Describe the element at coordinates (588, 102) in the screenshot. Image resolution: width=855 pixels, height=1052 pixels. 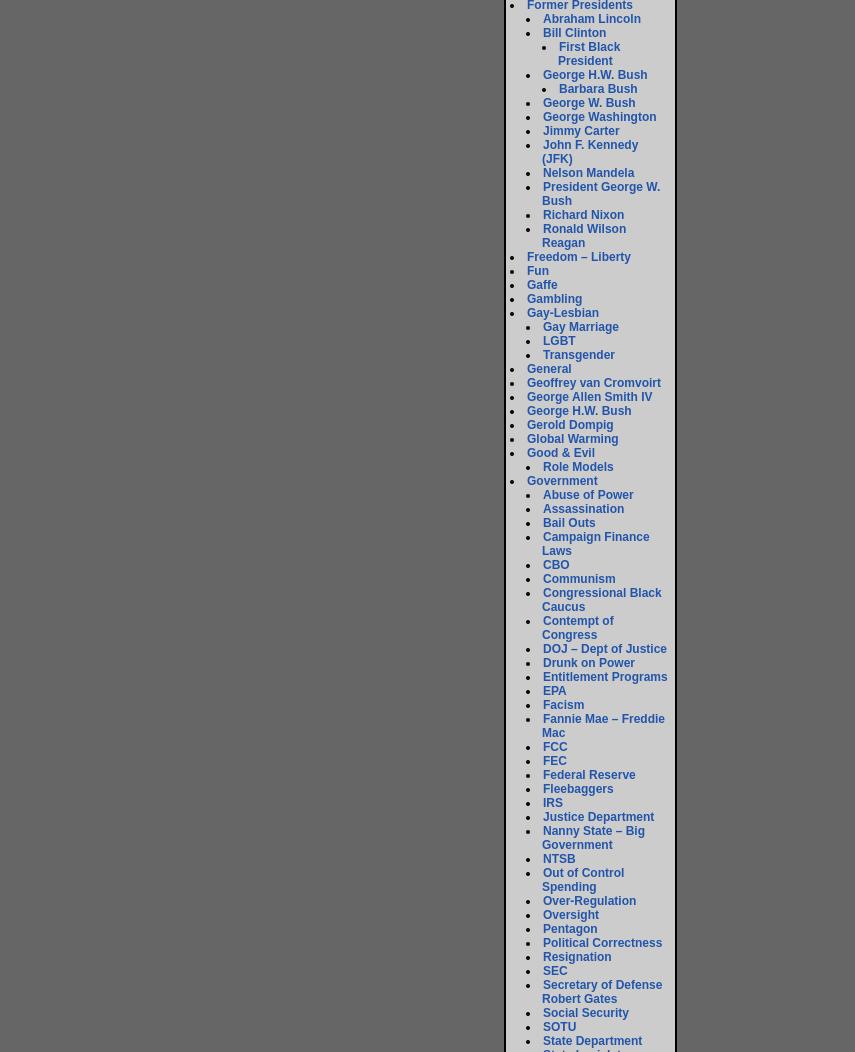
I see `'George W. Bush'` at that location.